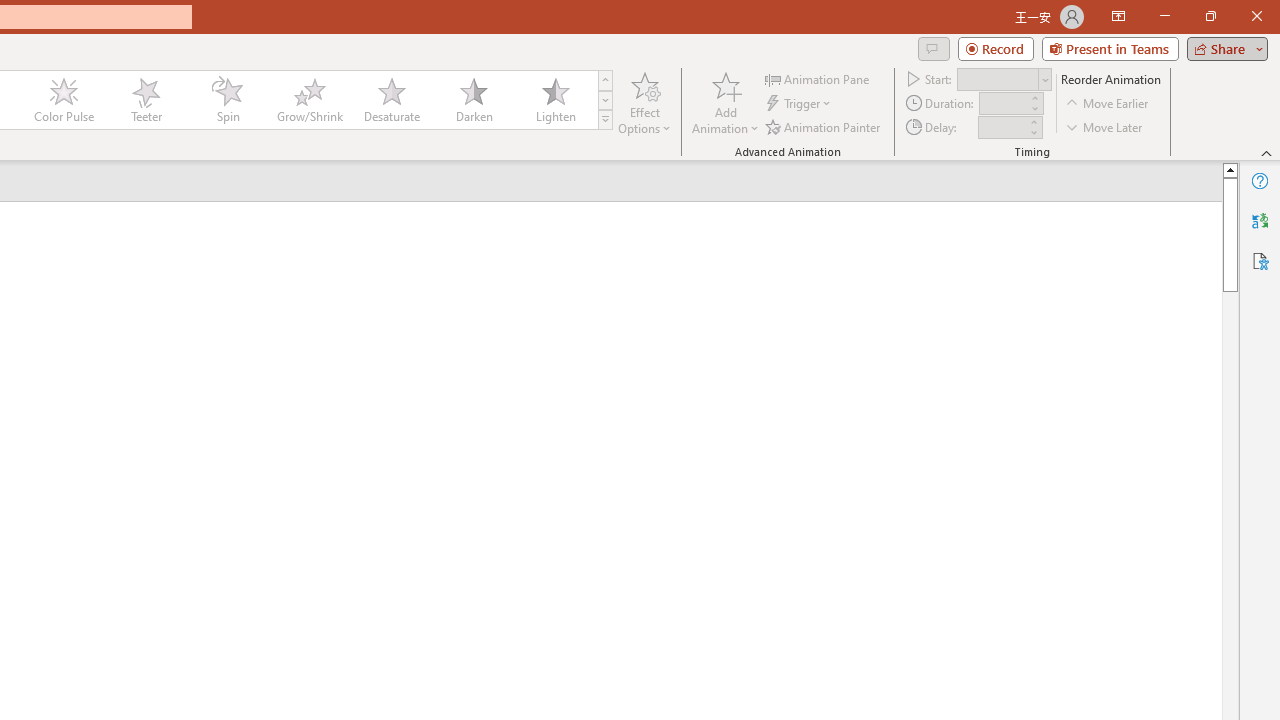  I want to click on 'Grow/Shrink', so click(308, 100).